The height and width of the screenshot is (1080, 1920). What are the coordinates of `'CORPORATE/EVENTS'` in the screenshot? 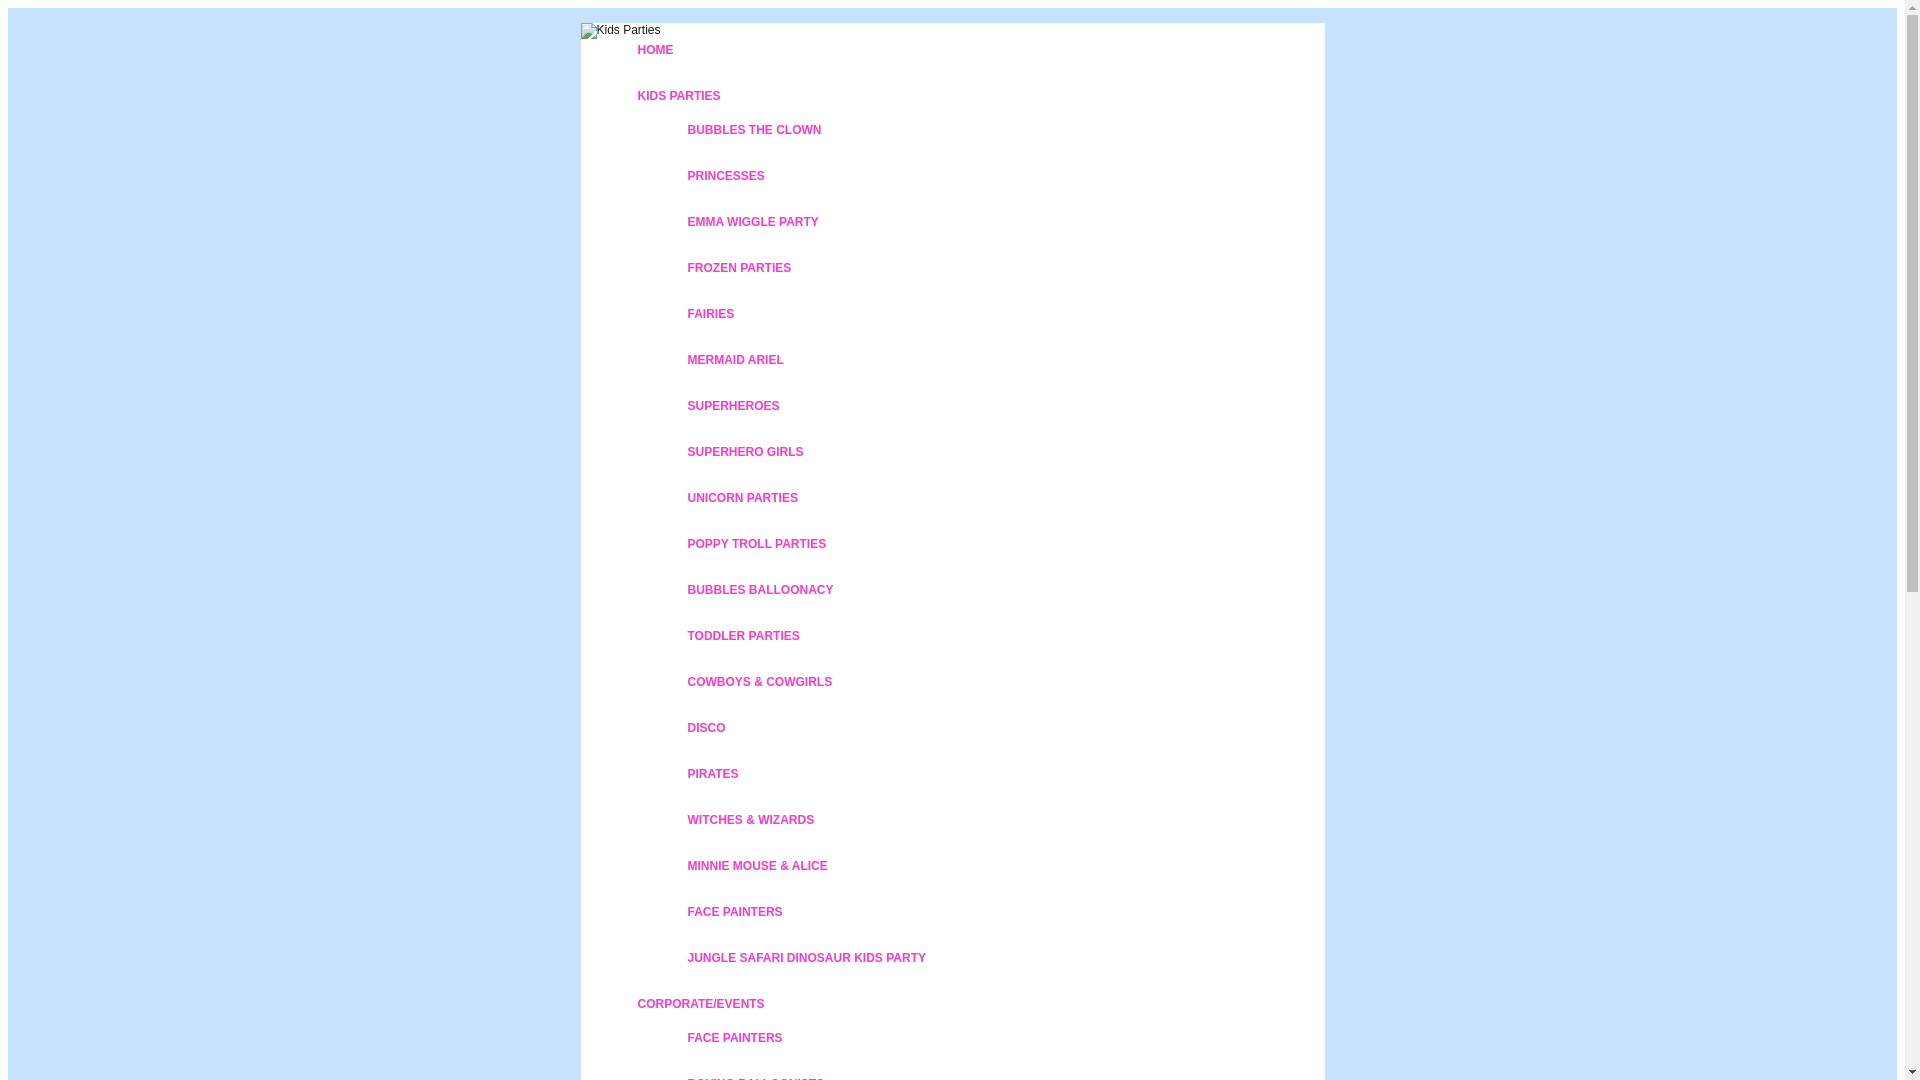 It's located at (628, 1003).